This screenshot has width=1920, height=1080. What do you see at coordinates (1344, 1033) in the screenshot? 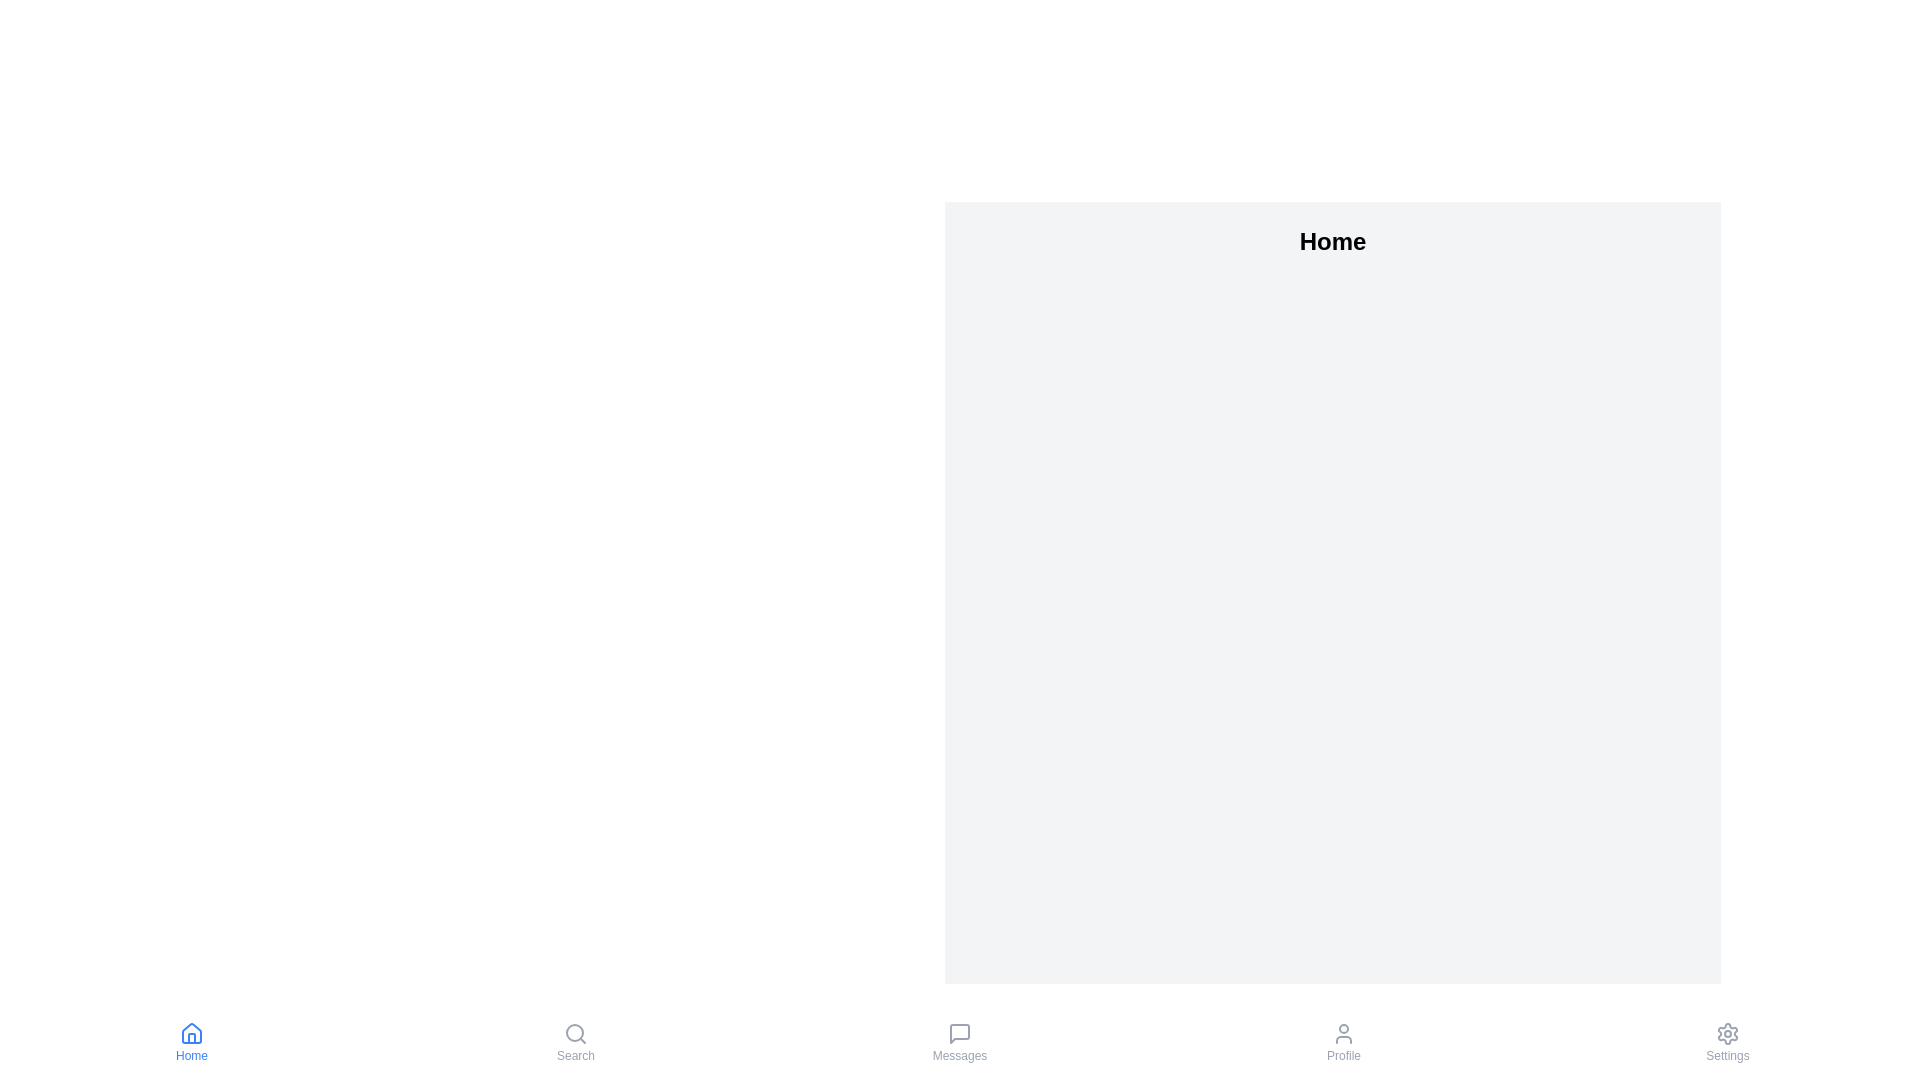
I see `the profile icon located in the center position of the bottom navigation bar` at bounding box center [1344, 1033].